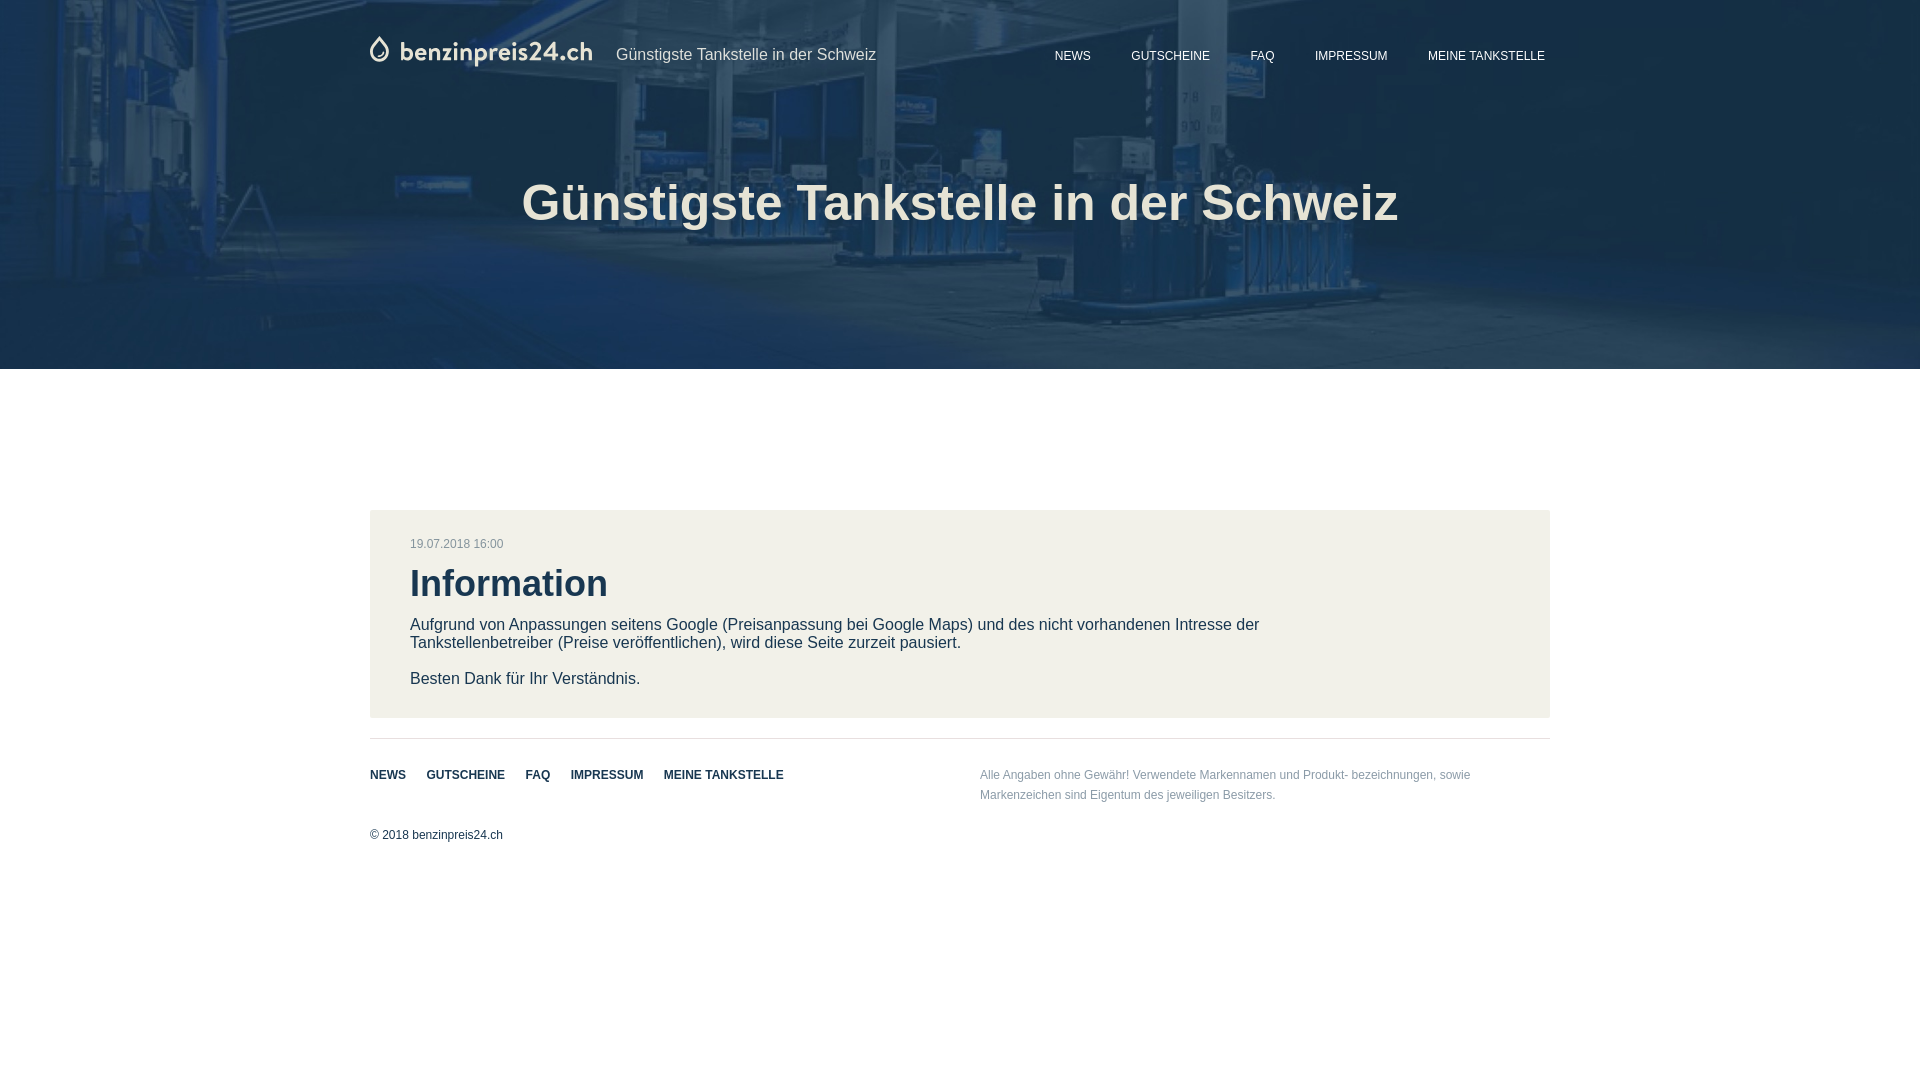 Image resolution: width=1920 pixels, height=1080 pixels. Describe the element at coordinates (1170, 56) in the screenshot. I see `'GUTSCHEINE'` at that location.